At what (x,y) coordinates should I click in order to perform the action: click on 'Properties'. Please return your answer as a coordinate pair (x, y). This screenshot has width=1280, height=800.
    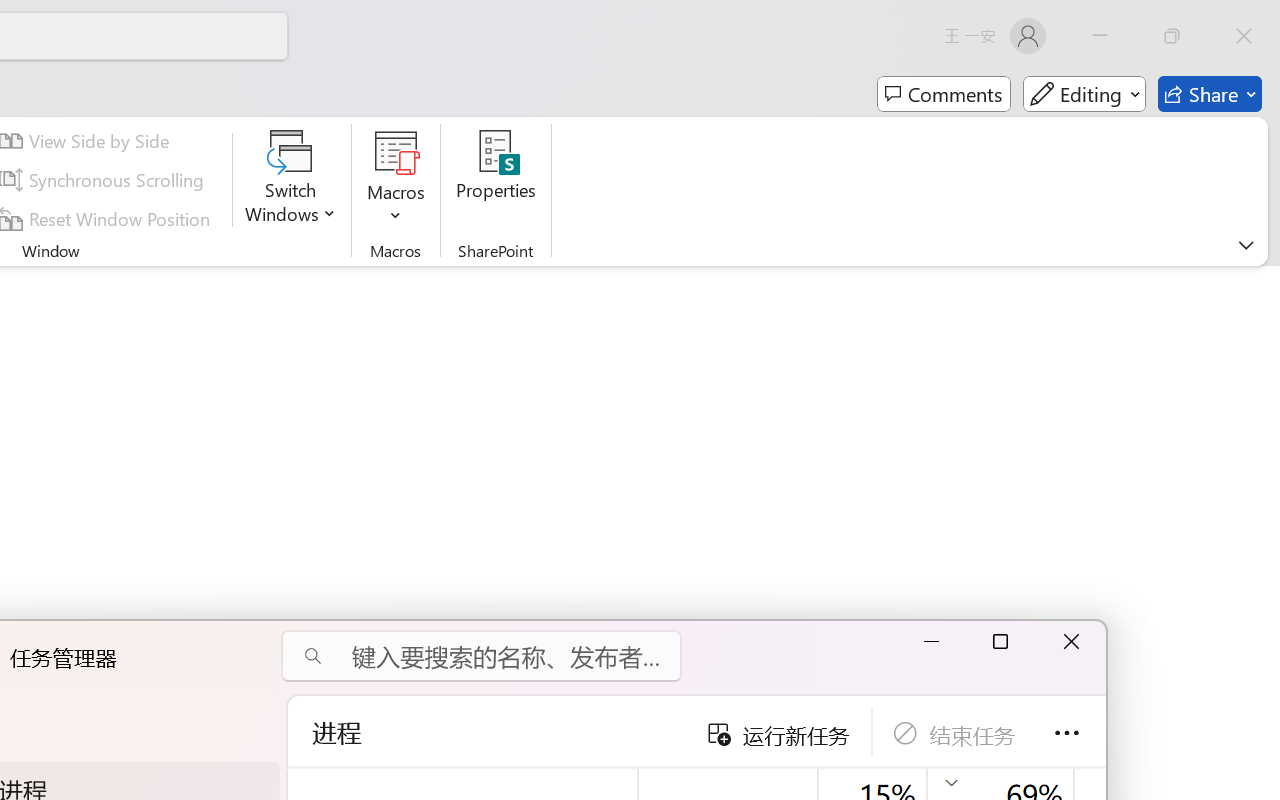
    Looking at the image, I should click on (496, 179).